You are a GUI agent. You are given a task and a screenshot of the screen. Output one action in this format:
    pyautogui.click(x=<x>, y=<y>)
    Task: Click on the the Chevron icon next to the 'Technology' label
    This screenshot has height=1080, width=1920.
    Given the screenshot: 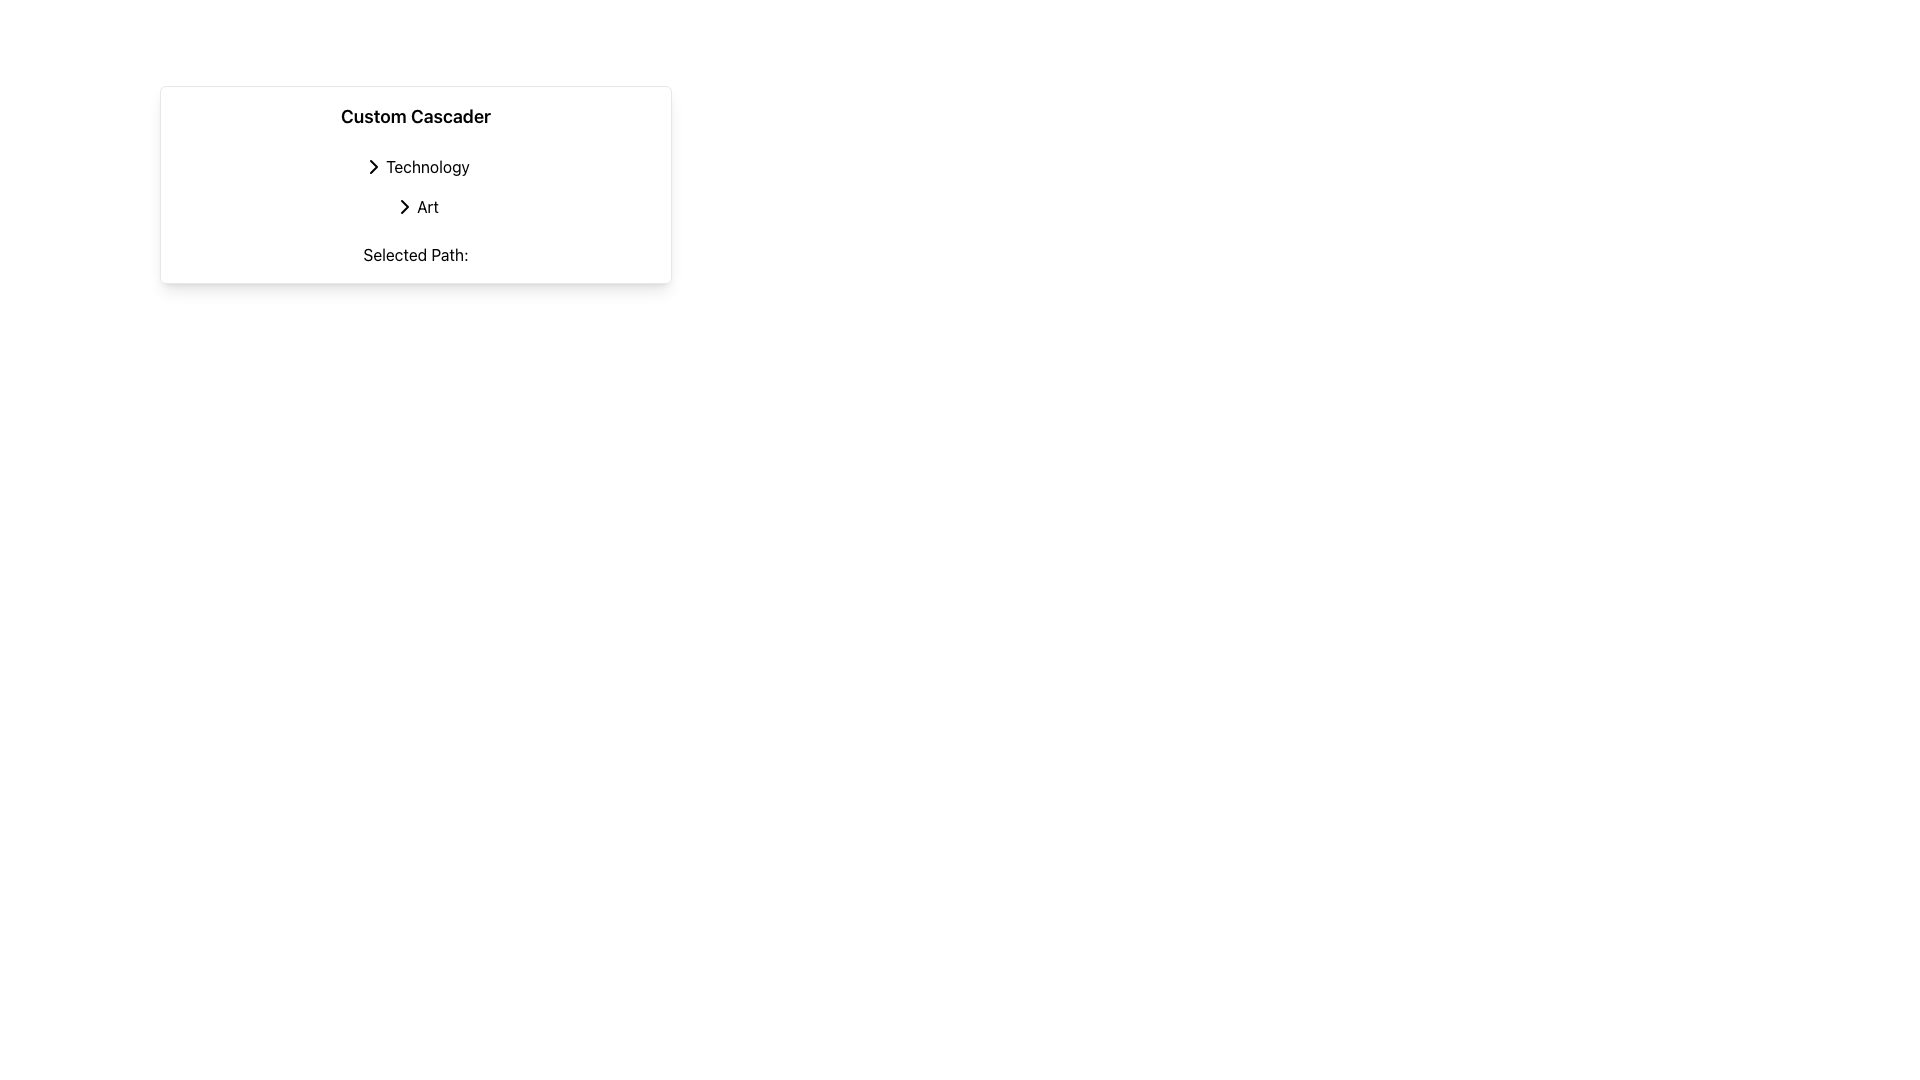 What is the action you would take?
    pyautogui.click(x=374, y=165)
    